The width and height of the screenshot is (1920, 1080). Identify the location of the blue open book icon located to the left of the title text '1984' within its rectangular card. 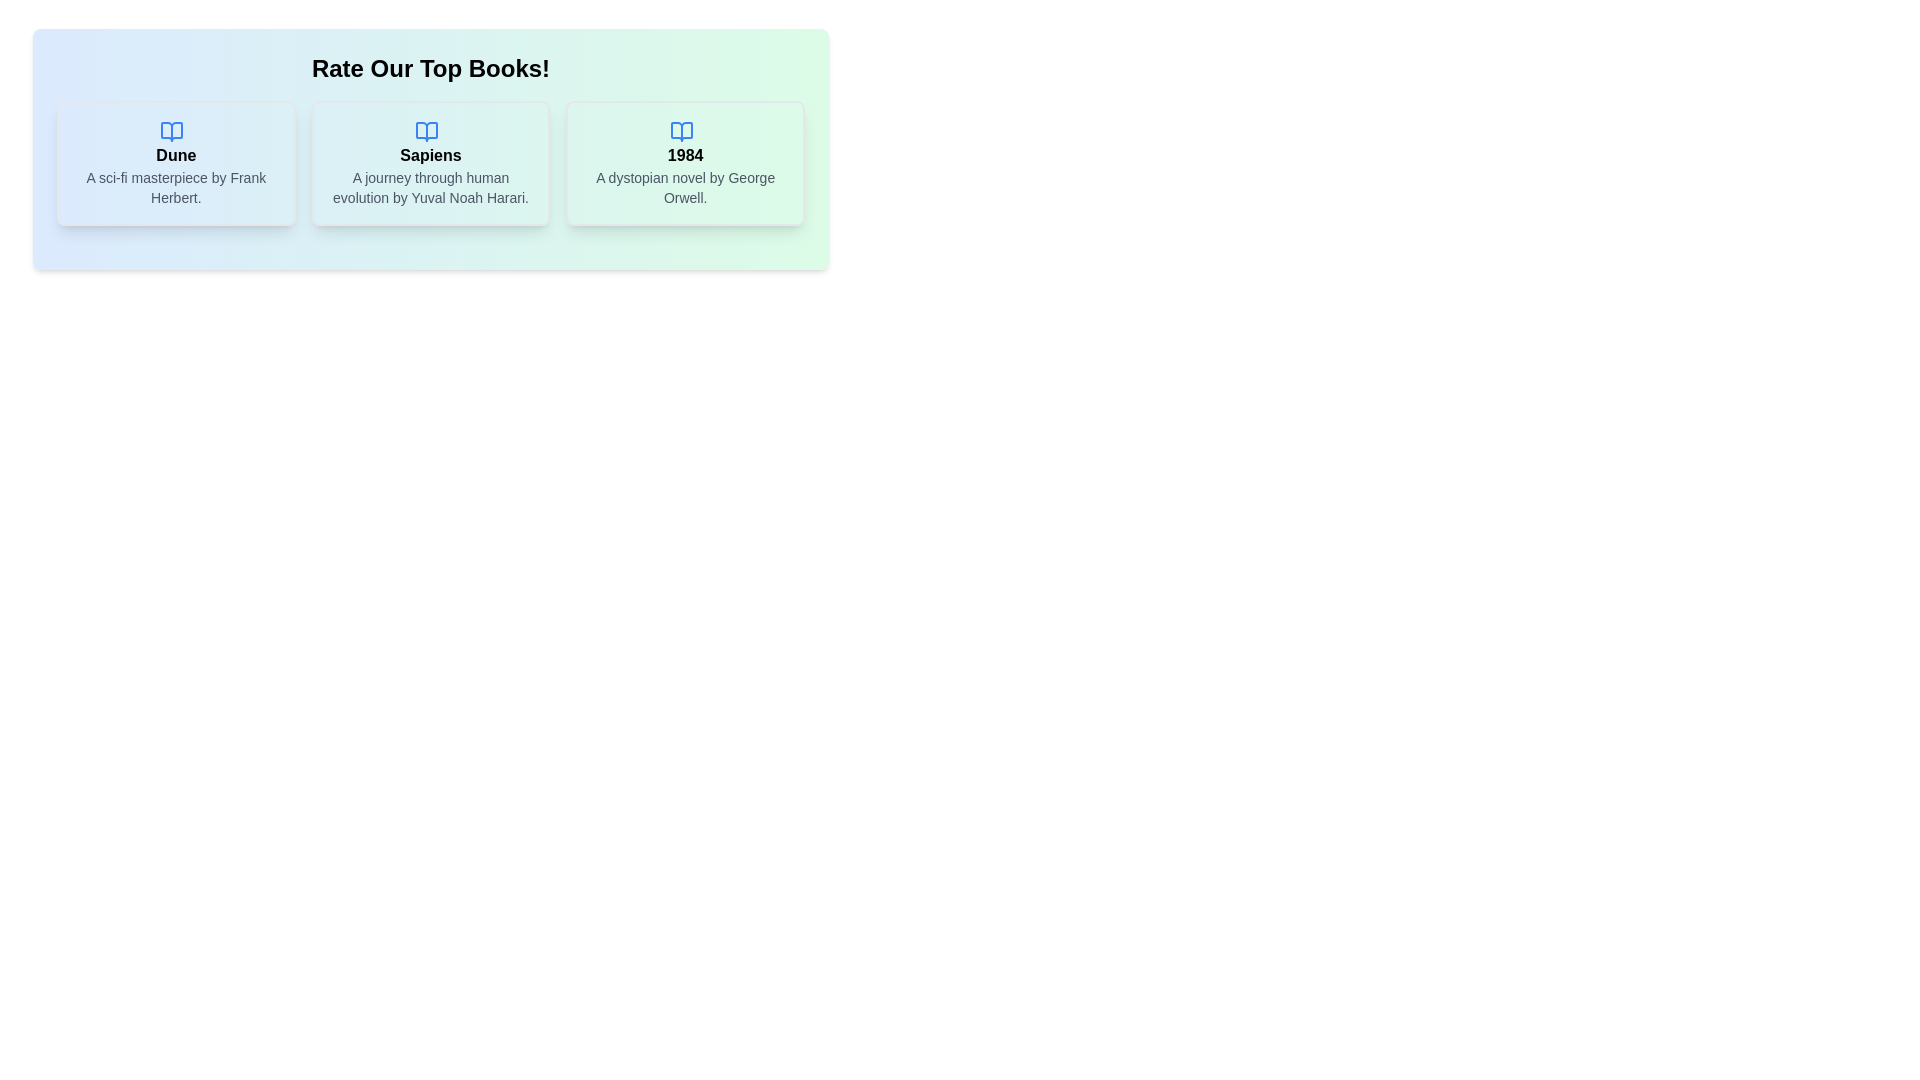
(681, 131).